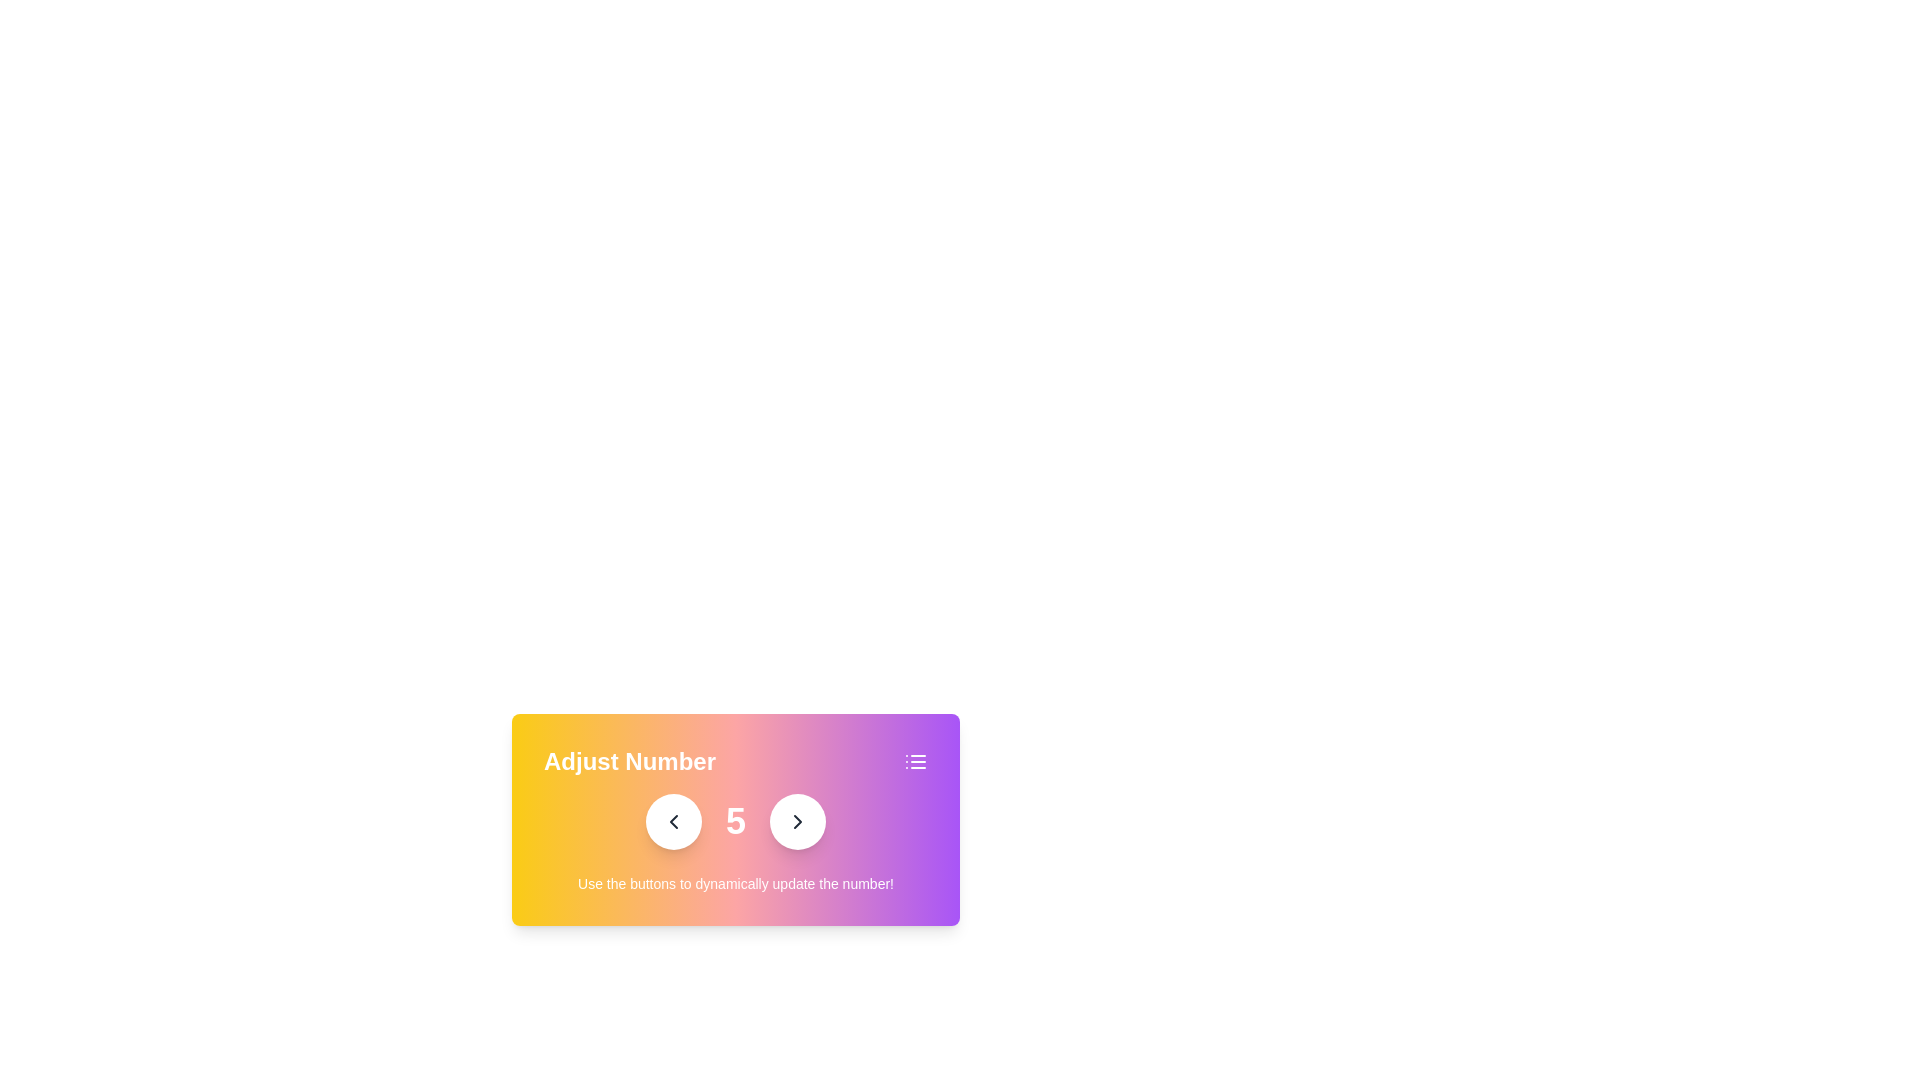 This screenshot has height=1080, width=1920. I want to click on the leftmost button to decrement the displayed number, located to the left of the numeric value '5' in the number adjustment interface, so click(673, 821).